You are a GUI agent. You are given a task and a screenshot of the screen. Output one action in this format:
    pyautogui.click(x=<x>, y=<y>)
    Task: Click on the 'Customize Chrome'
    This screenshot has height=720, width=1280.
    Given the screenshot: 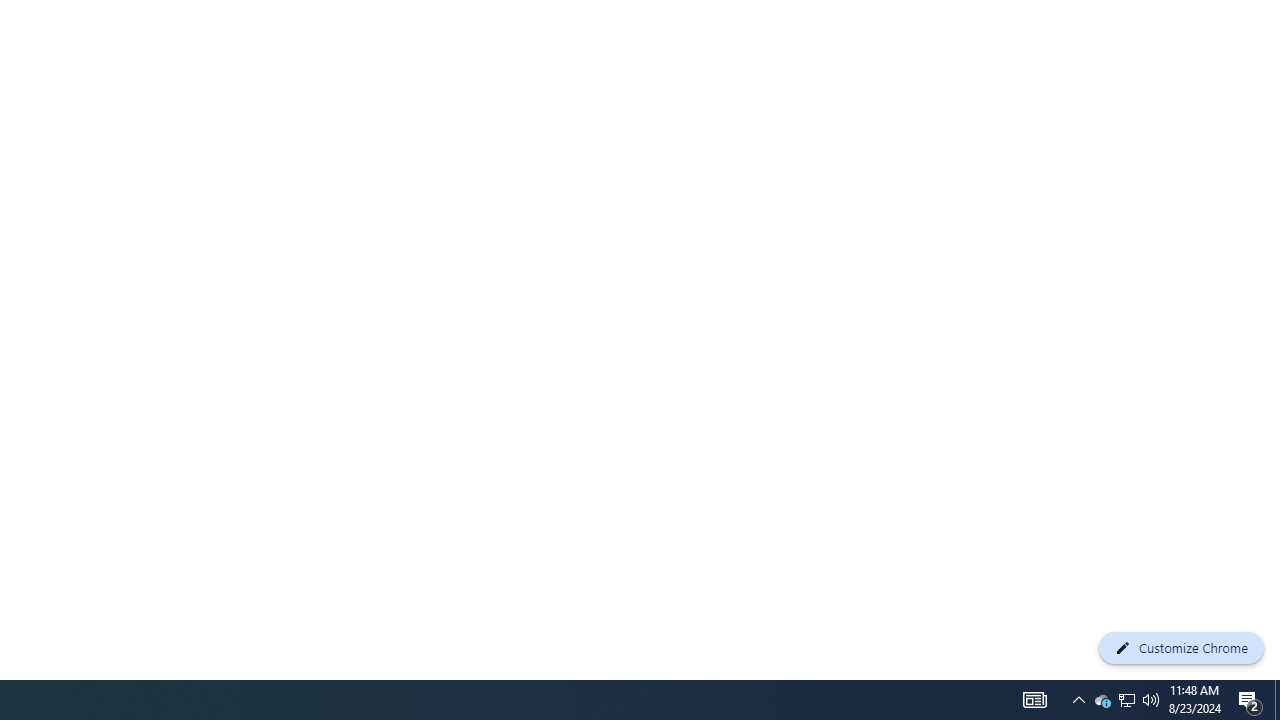 What is the action you would take?
    pyautogui.click(x=1181, y=648)
    